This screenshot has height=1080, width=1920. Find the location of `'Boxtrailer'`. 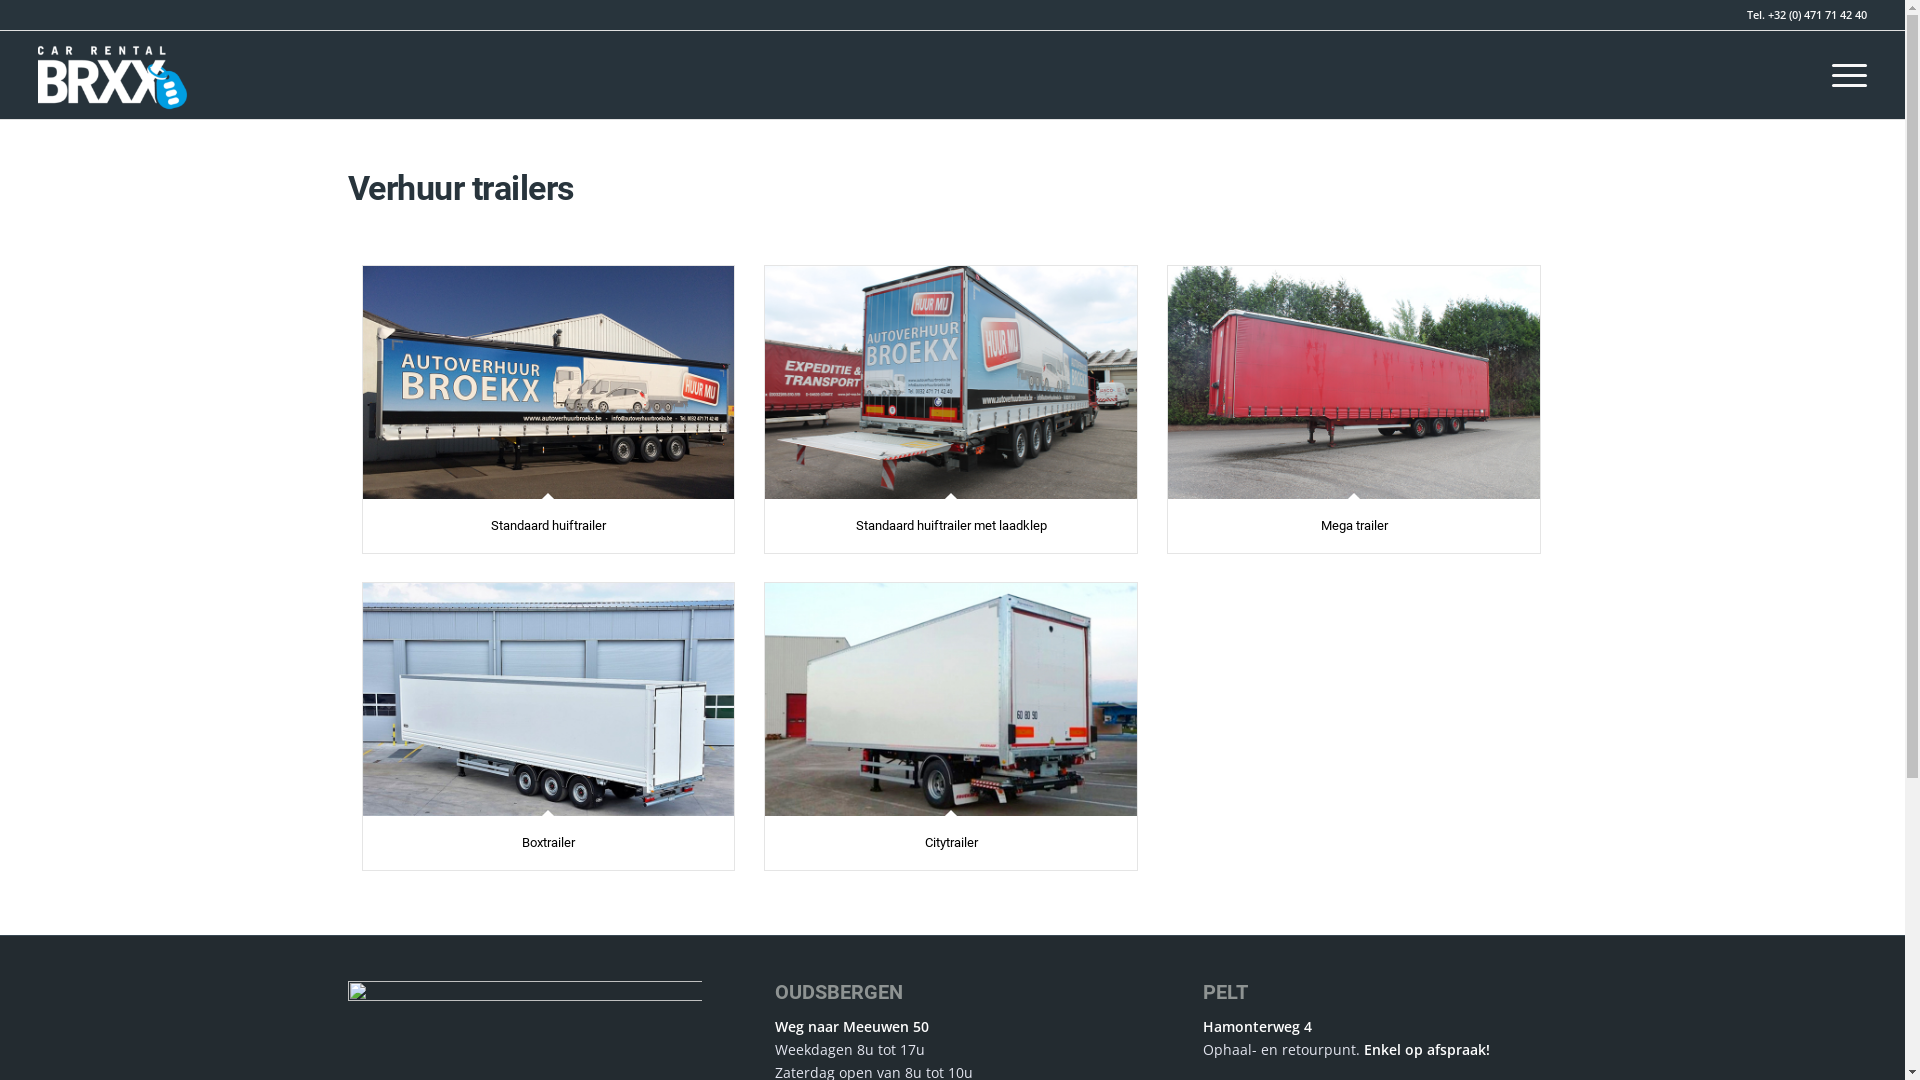

'Boxtrailer' is located at coordinates (548, 842).